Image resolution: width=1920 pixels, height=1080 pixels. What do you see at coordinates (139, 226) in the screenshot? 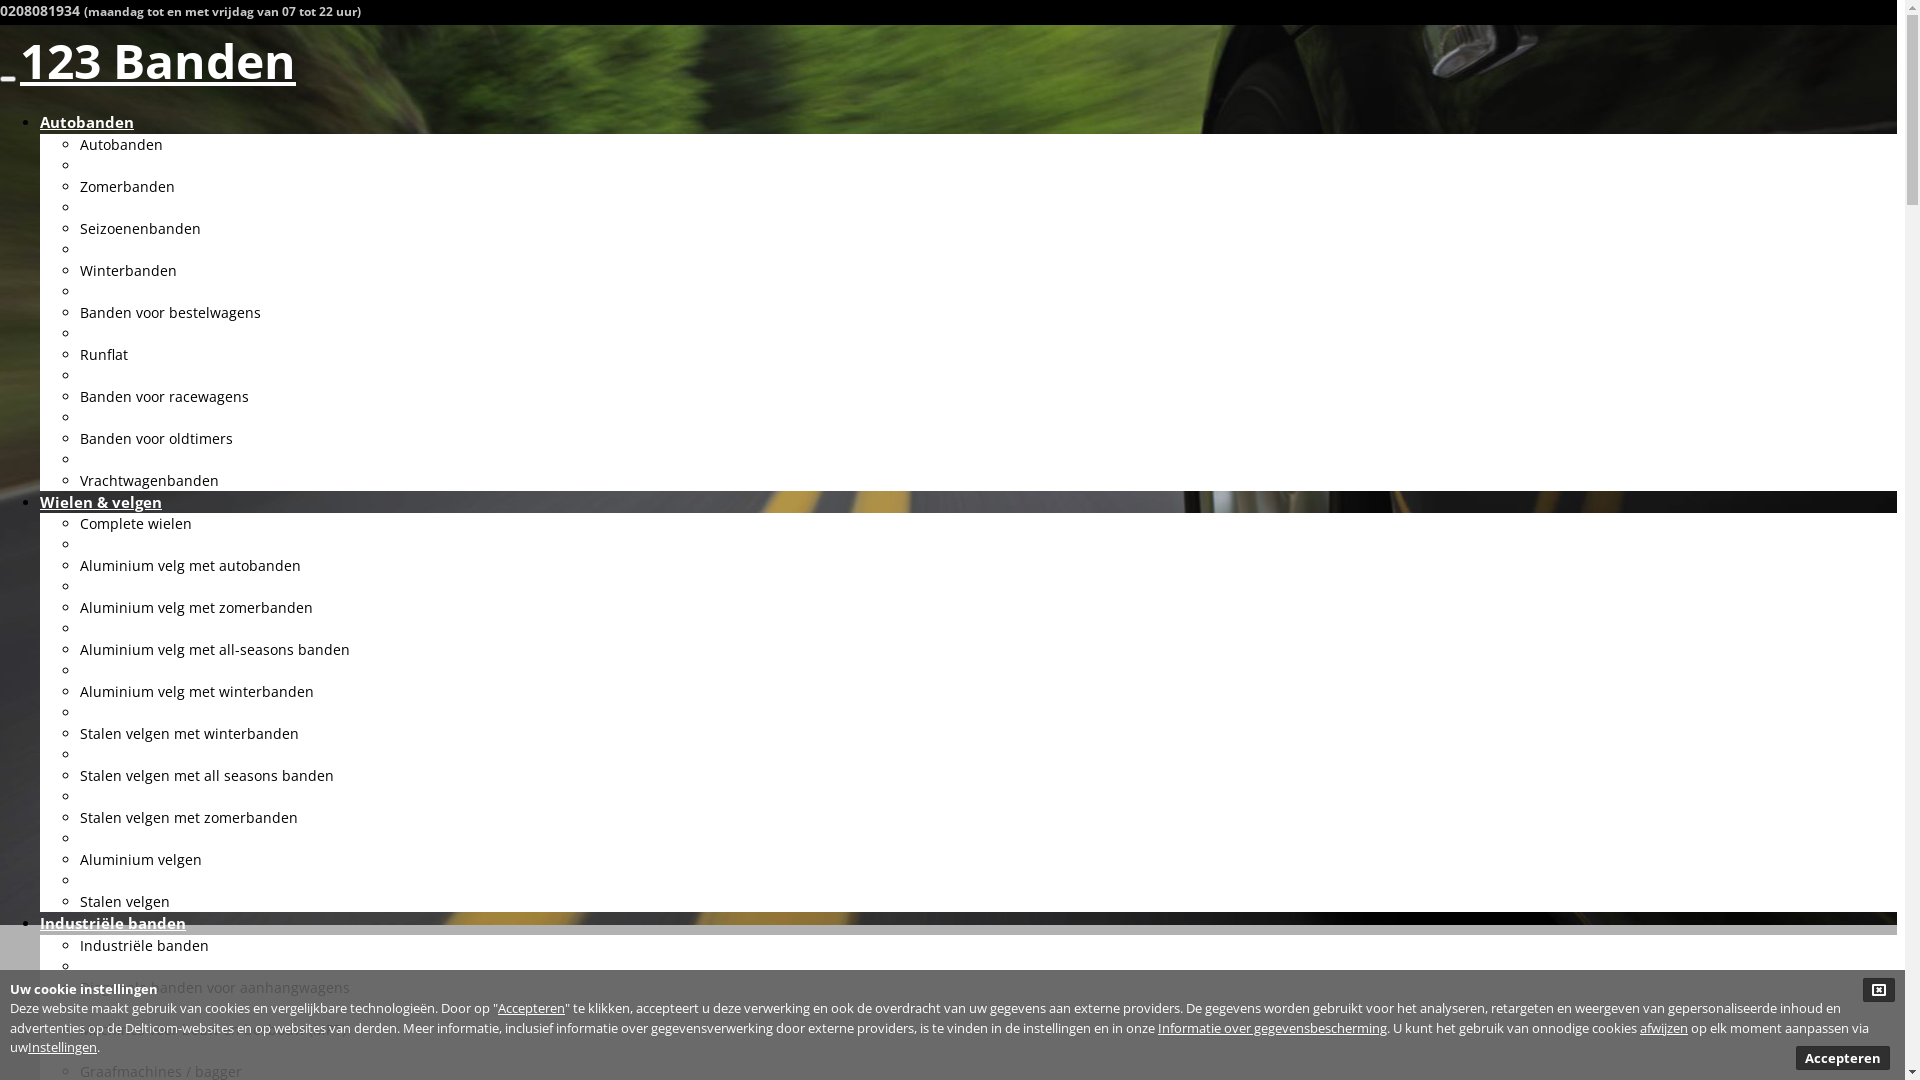
I see `'Seizoenenbanden'` at bounding box center [139, 226].